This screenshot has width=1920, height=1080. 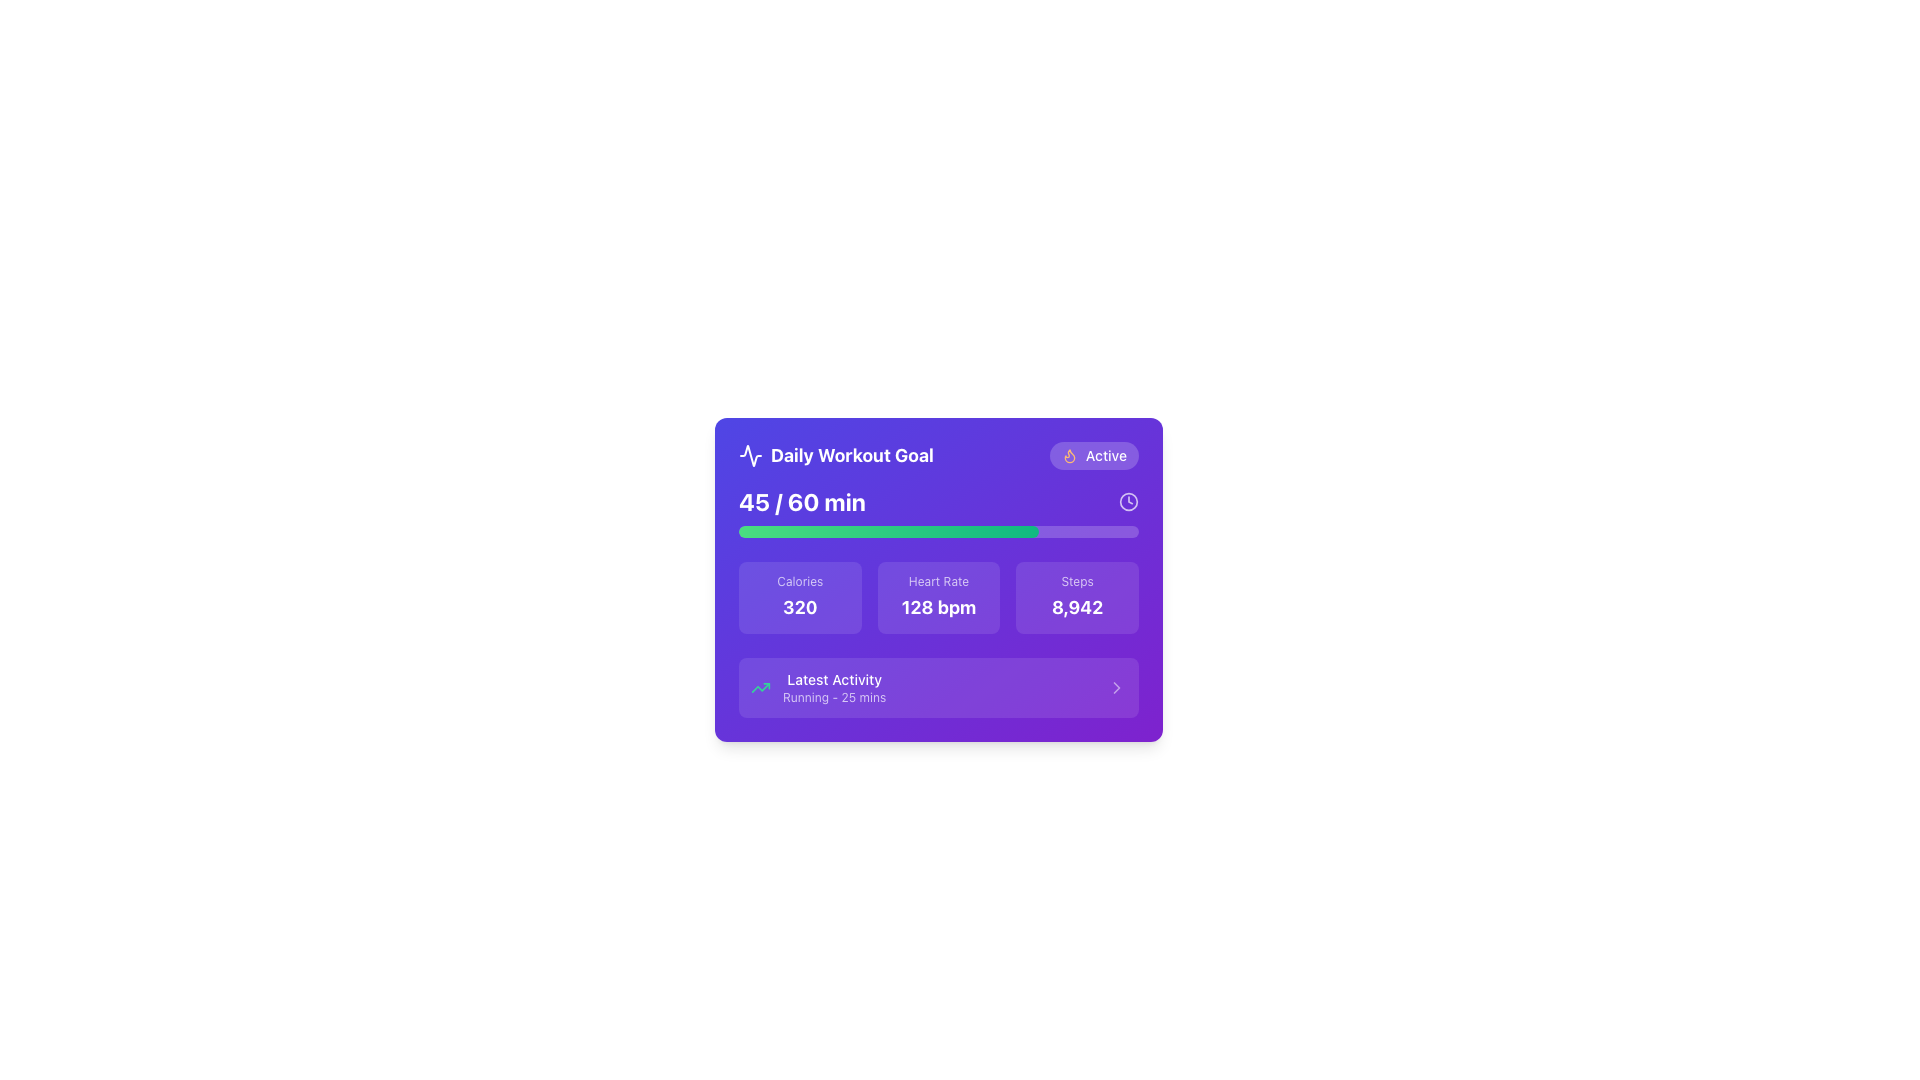 What do you see at coordinates (800, 596) in the screenshot?
I see `the Information Card displaying 'Calories' with the number '320' in a bold, large font, which is the leftmost box in the row of three boxes under the 'Daily Workout Goal' purple background` at bounding box center [800, 596].